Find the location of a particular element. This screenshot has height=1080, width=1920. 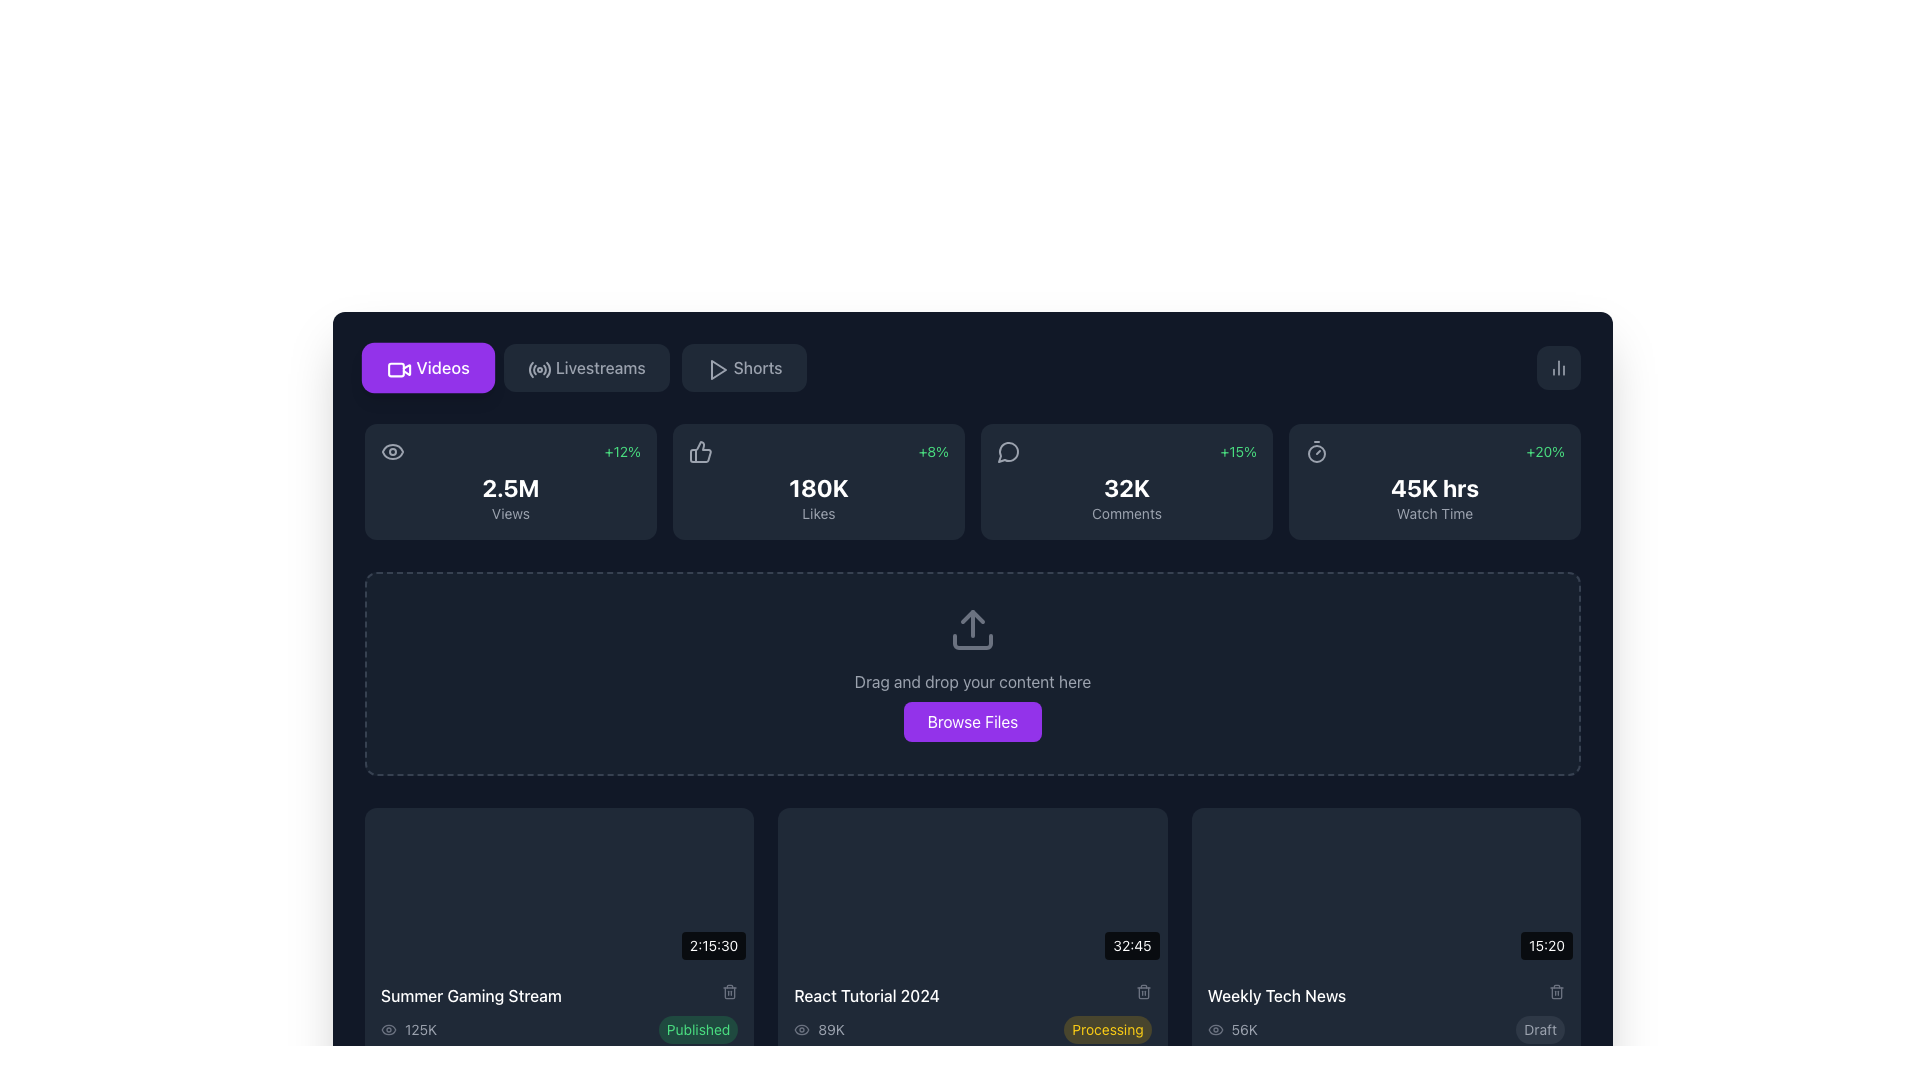

the play icon, which is an arrow-shaped graphical icon pointing to the right, located within a small square area on the right side of the top navigation bar is located at coordinates (718, 370).